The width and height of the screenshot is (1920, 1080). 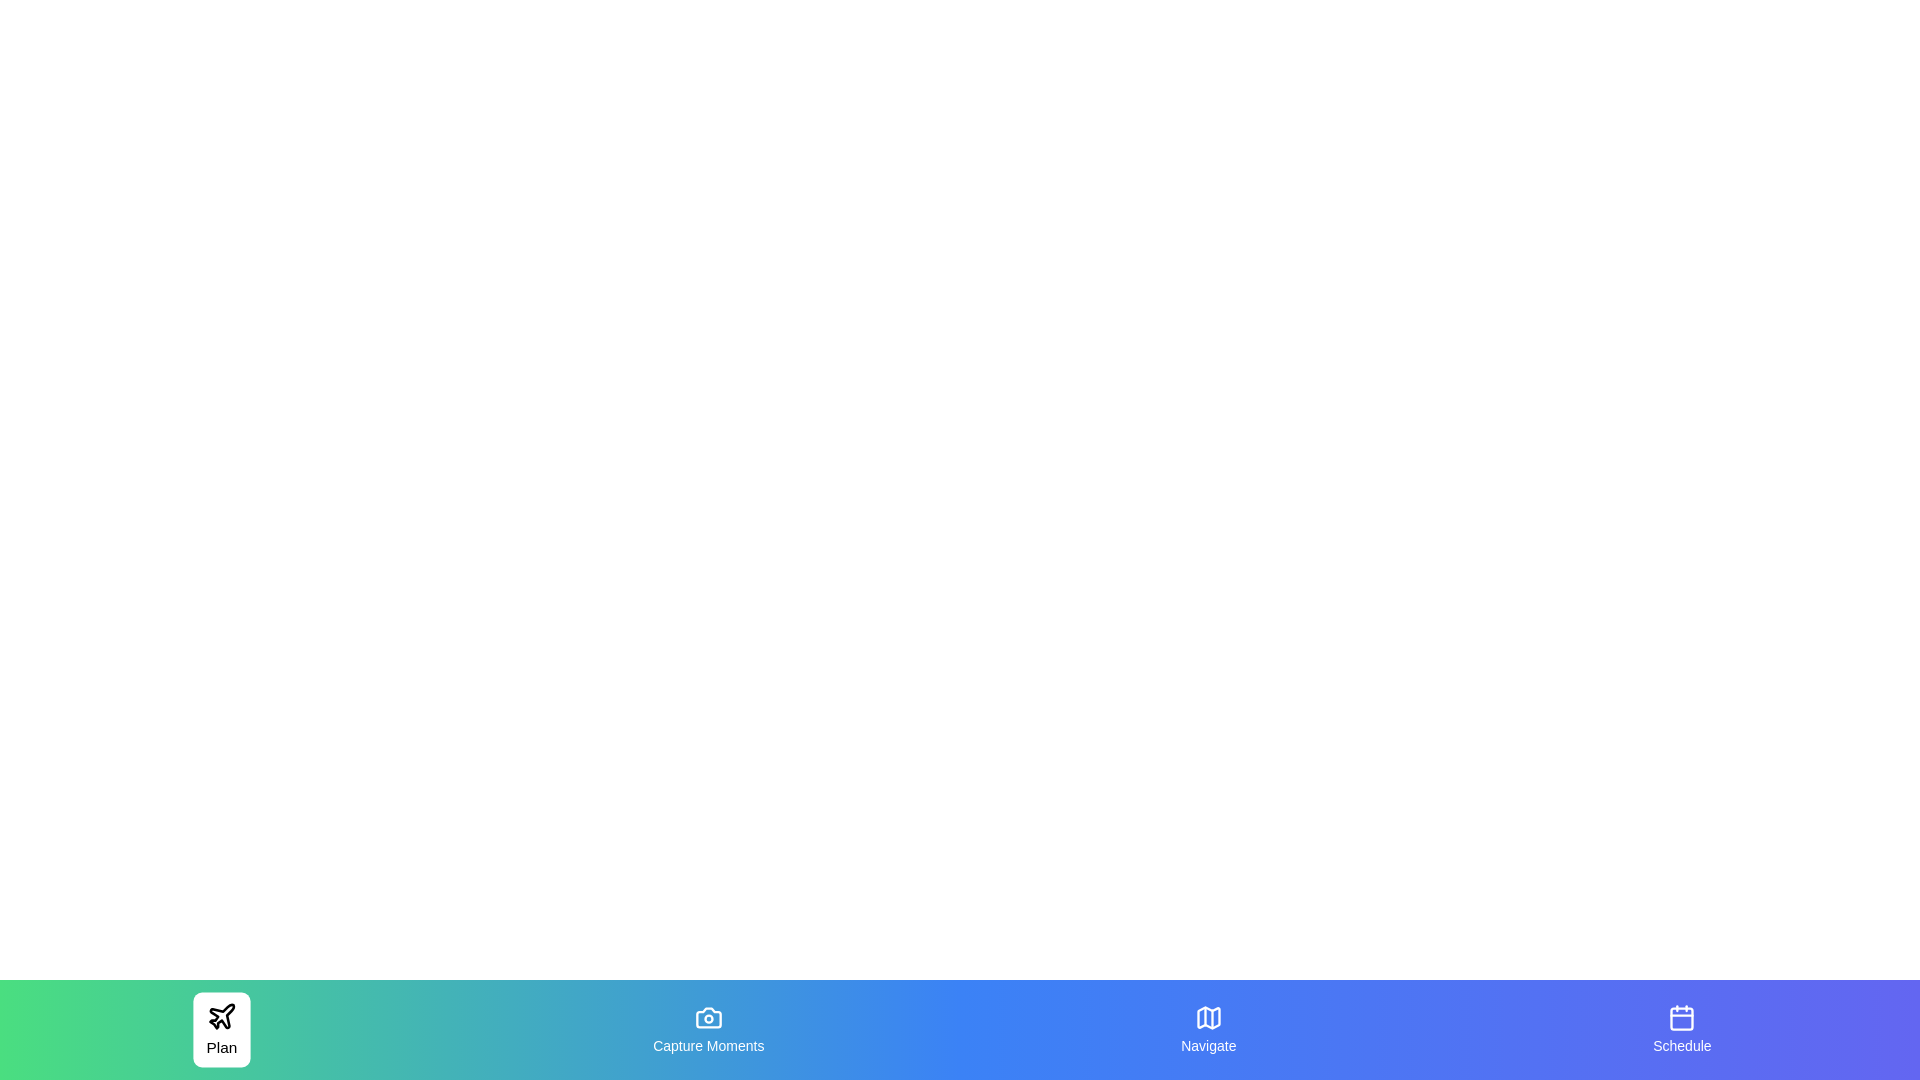 I want to click on the tab labeled Capture Moments by clicking on it, so click(x=708, y=1029).